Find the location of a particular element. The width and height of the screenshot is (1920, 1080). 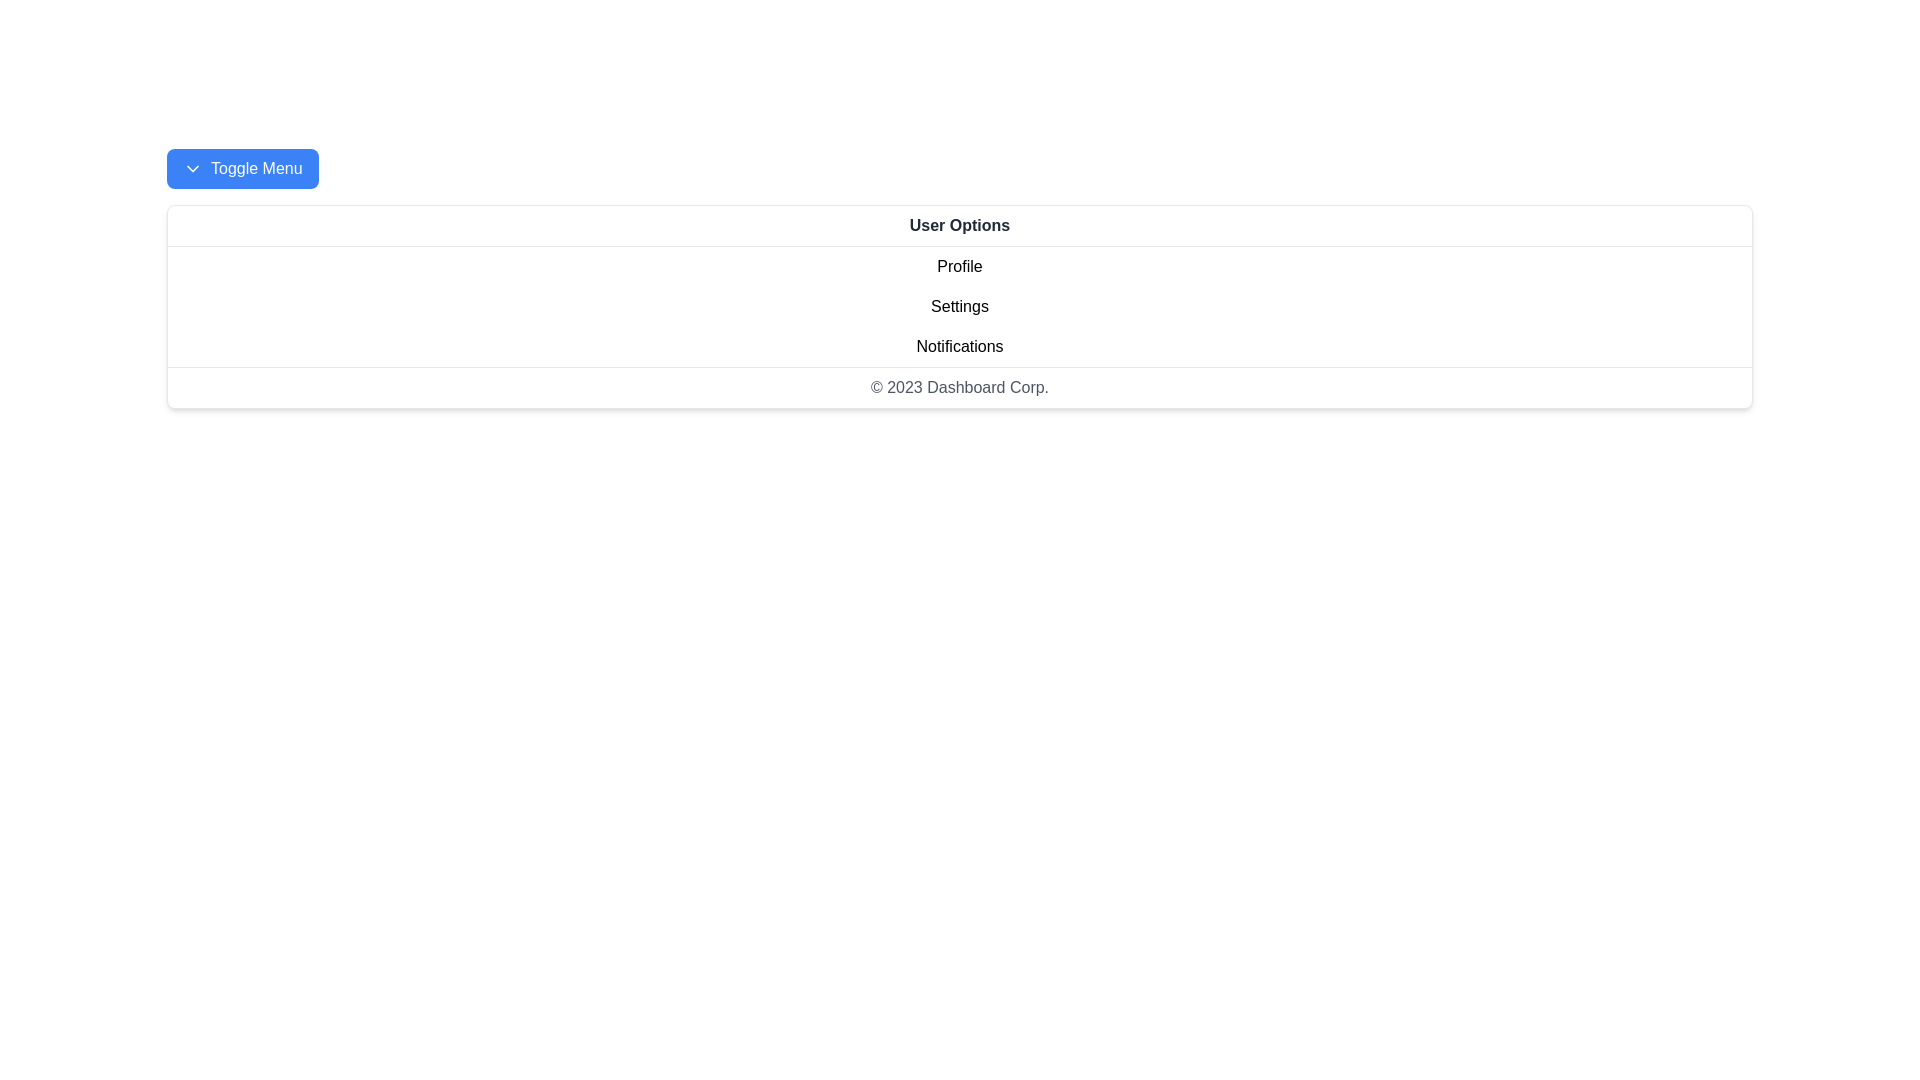

the Notifications from the User Options drawer is located at coordinates (960, 346).